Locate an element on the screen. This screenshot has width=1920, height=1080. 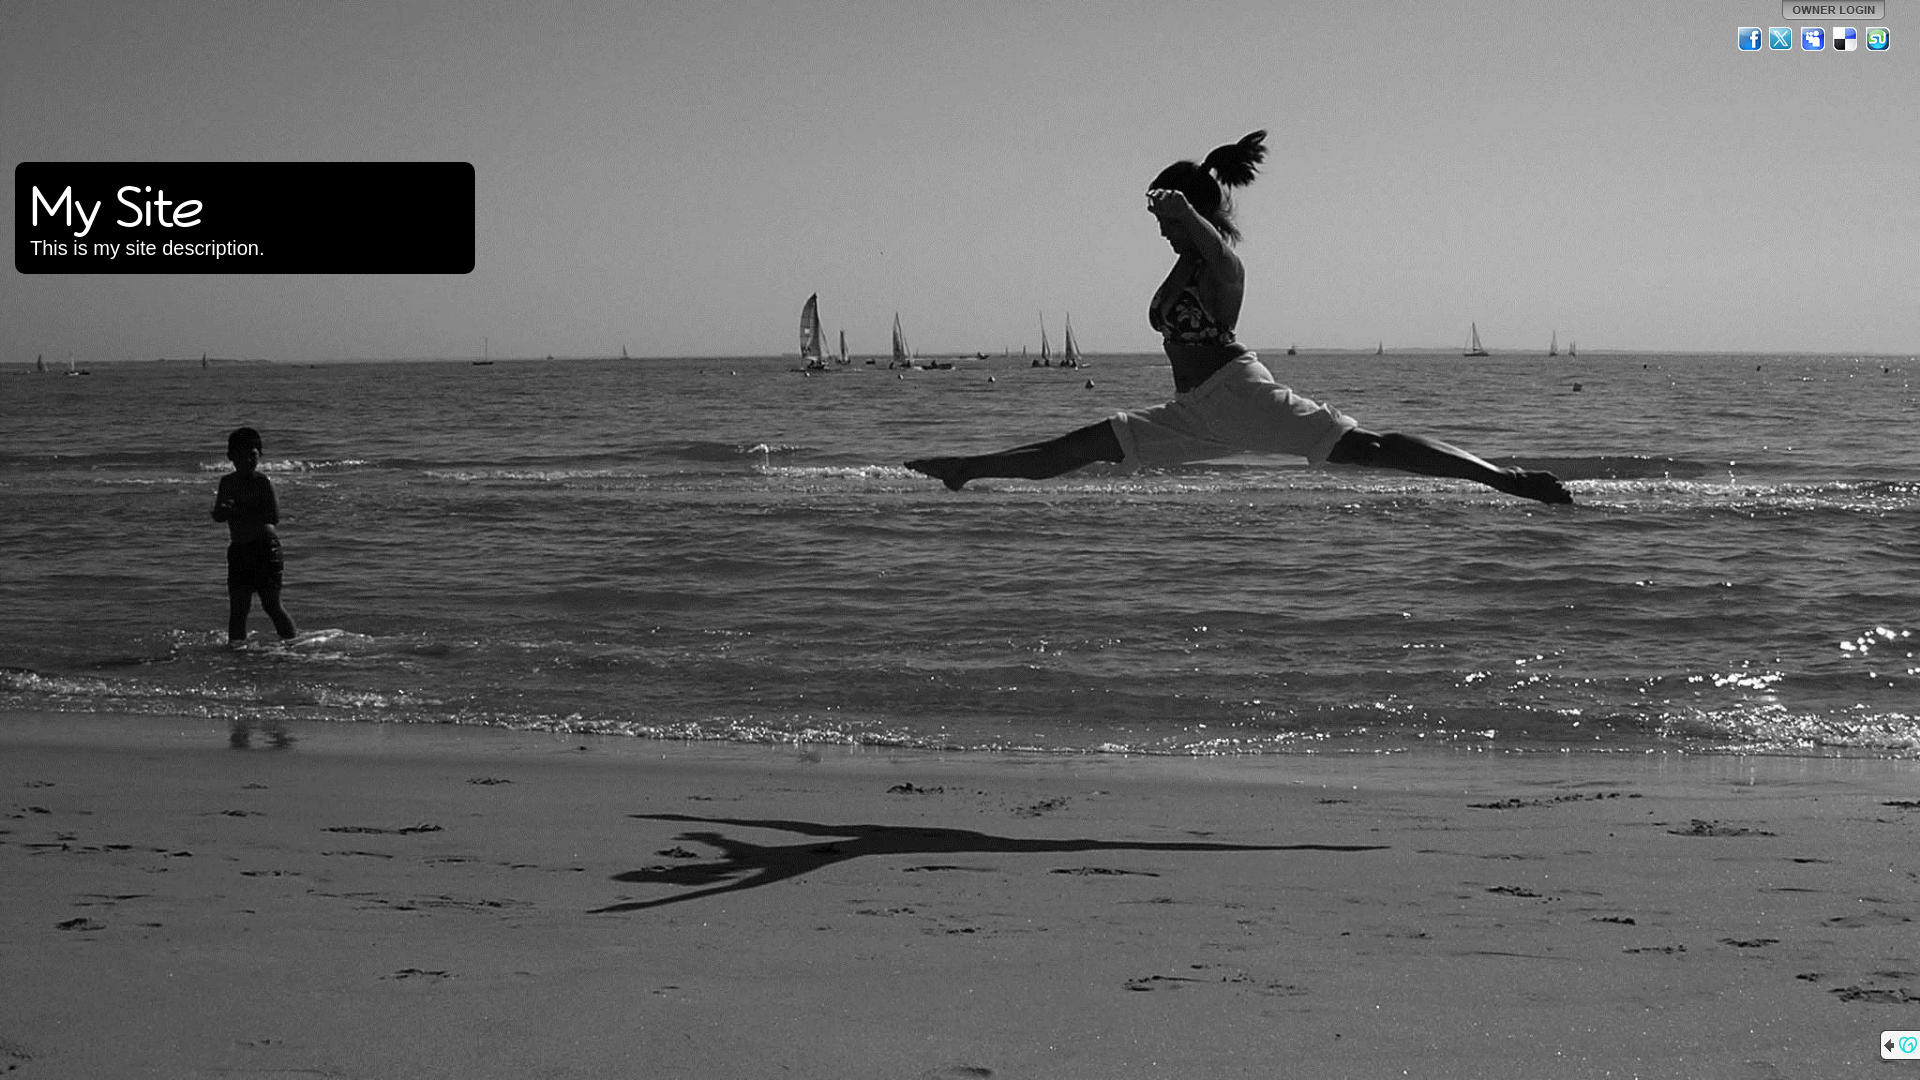
'Del.icio.us' is located at coordinates (1832, 38).